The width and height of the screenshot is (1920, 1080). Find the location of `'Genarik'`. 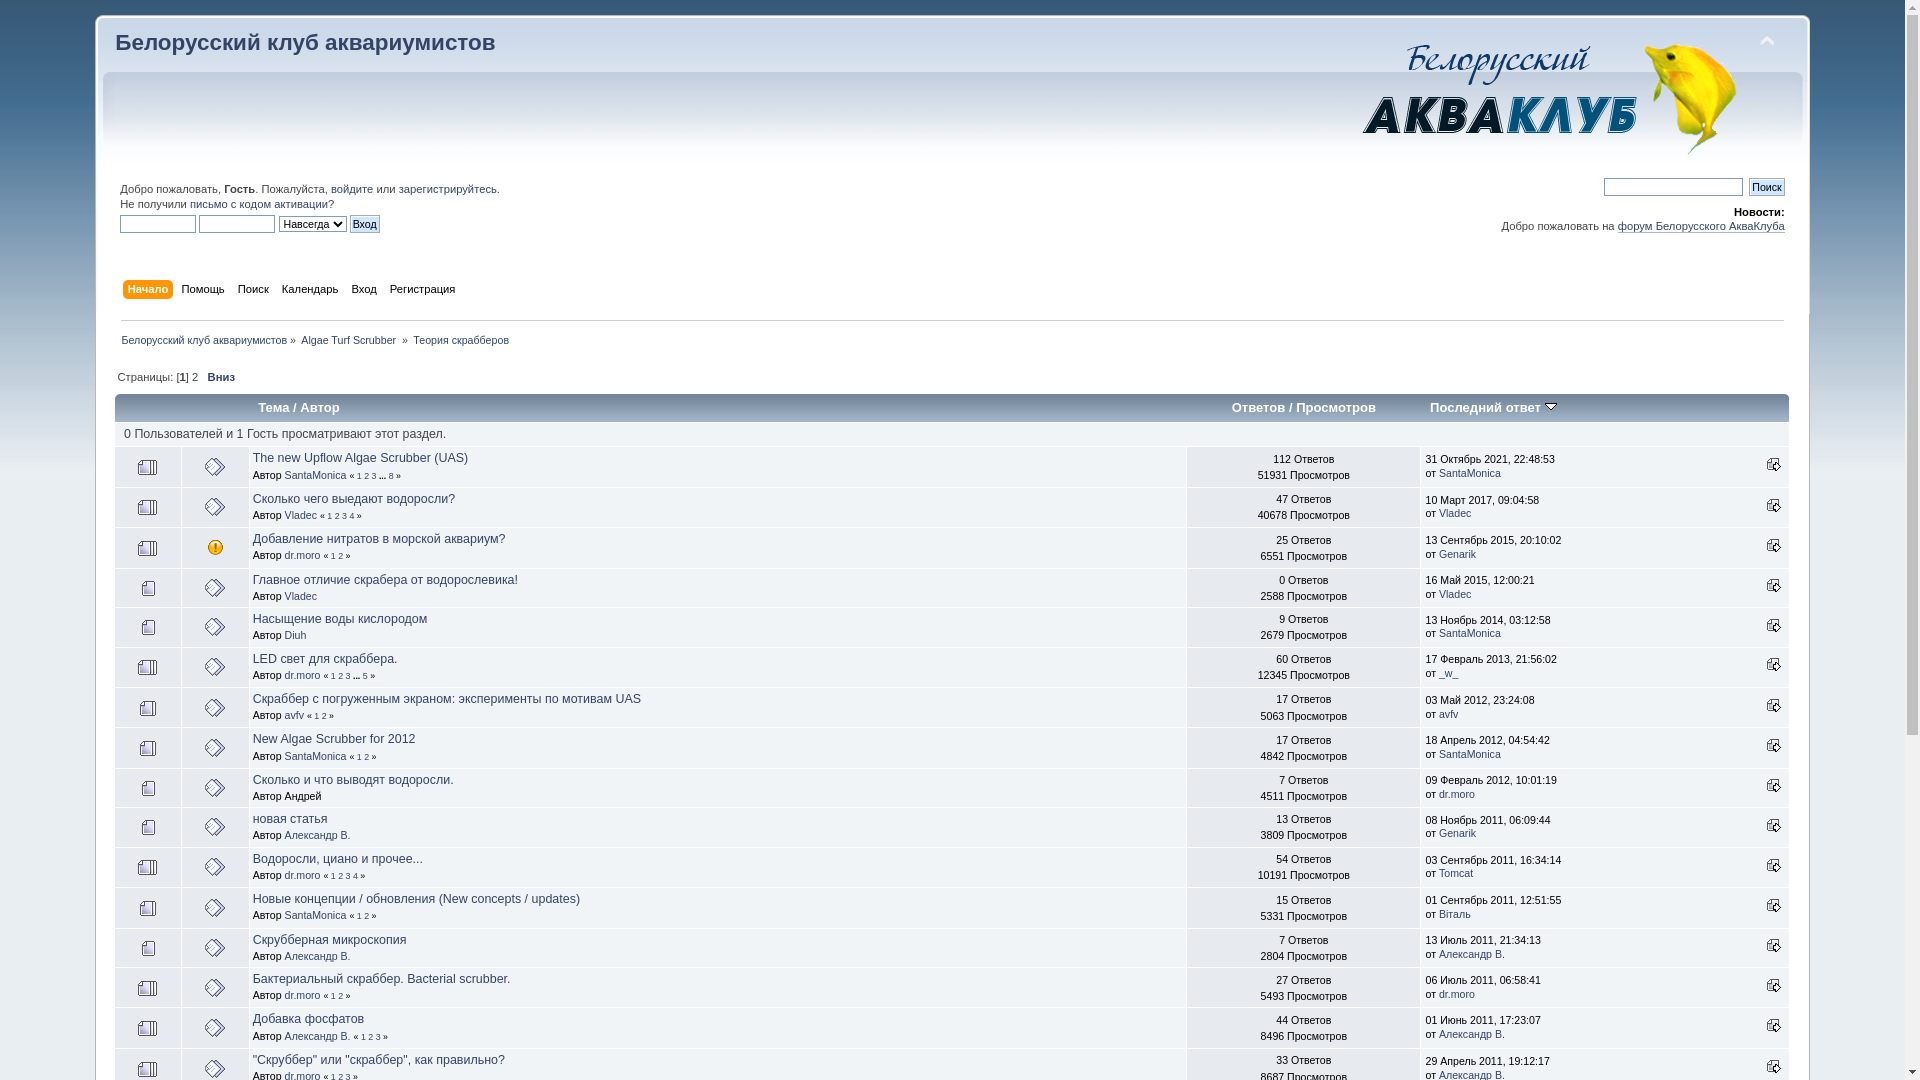

'Genarik' is located at coordinates (1457, 554).